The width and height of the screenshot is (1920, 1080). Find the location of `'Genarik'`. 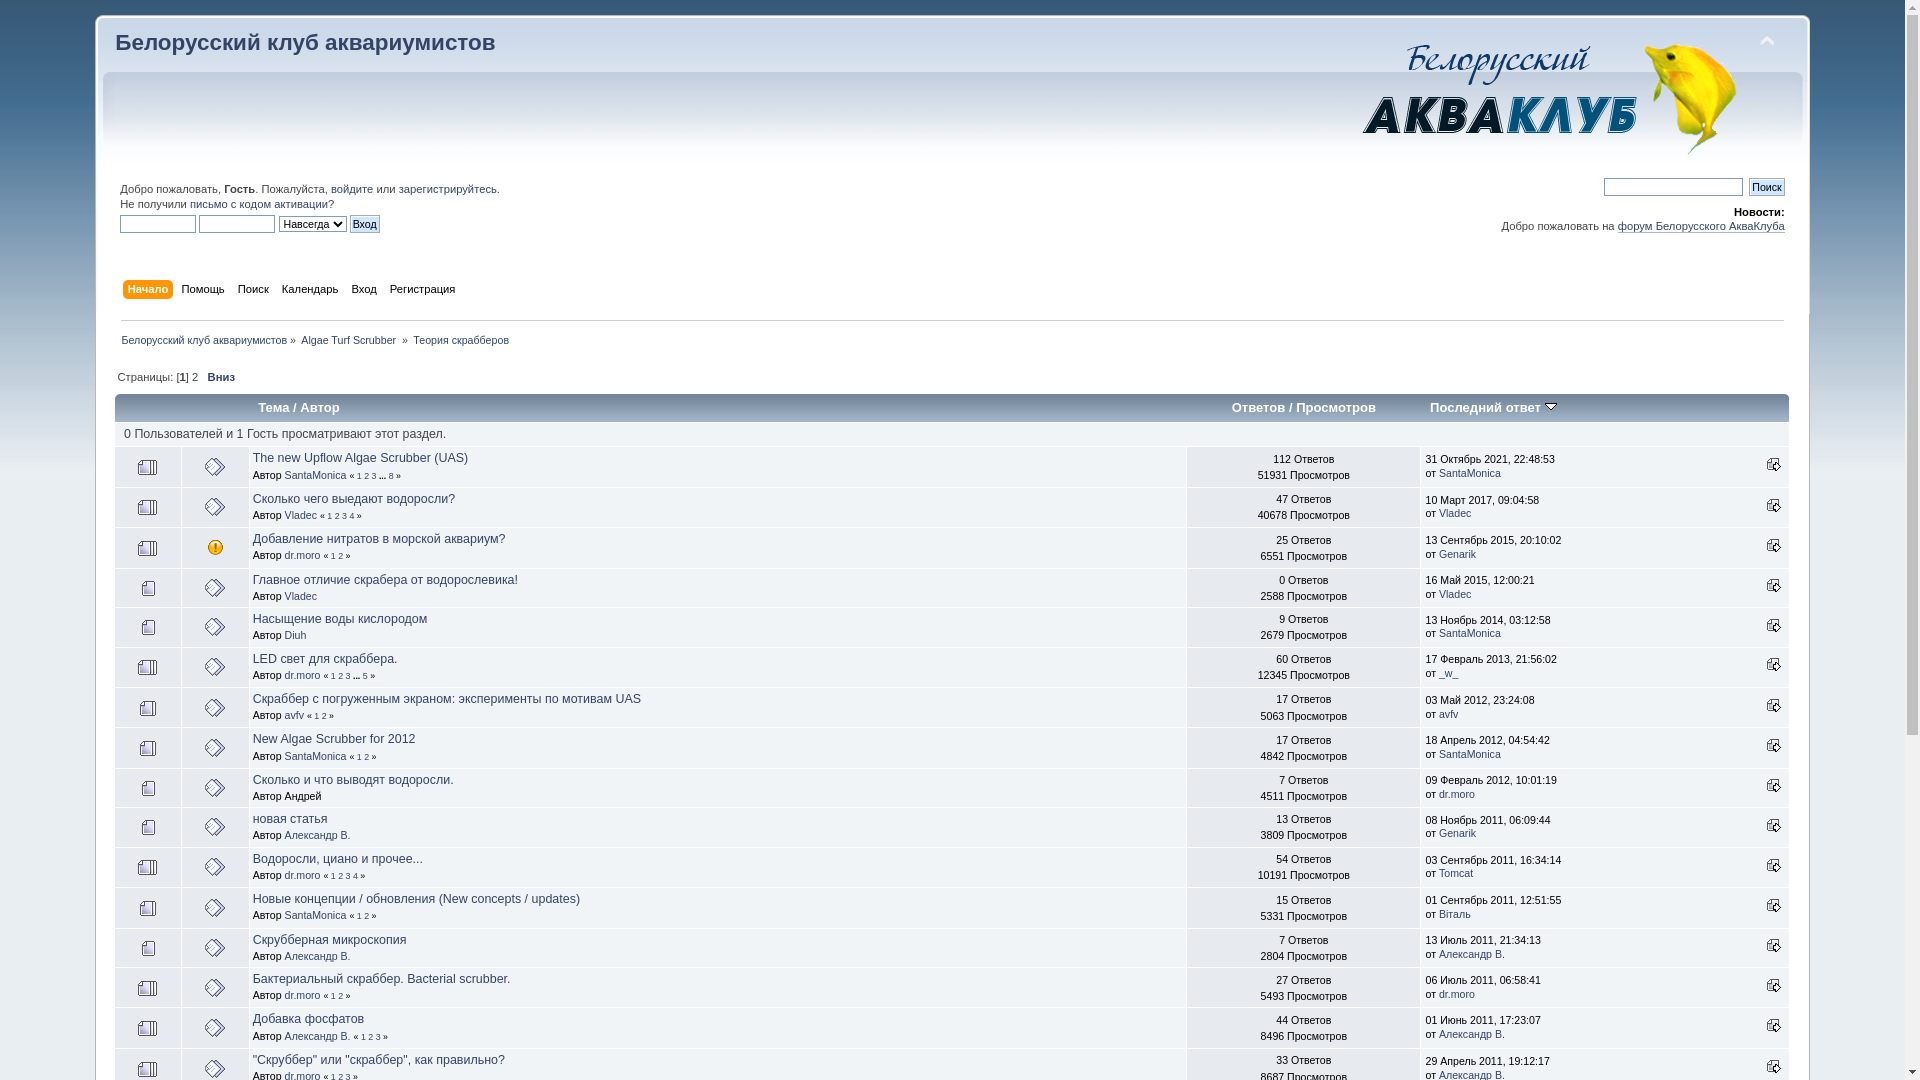

'Genarik' is located at coordinates (1457, 554).